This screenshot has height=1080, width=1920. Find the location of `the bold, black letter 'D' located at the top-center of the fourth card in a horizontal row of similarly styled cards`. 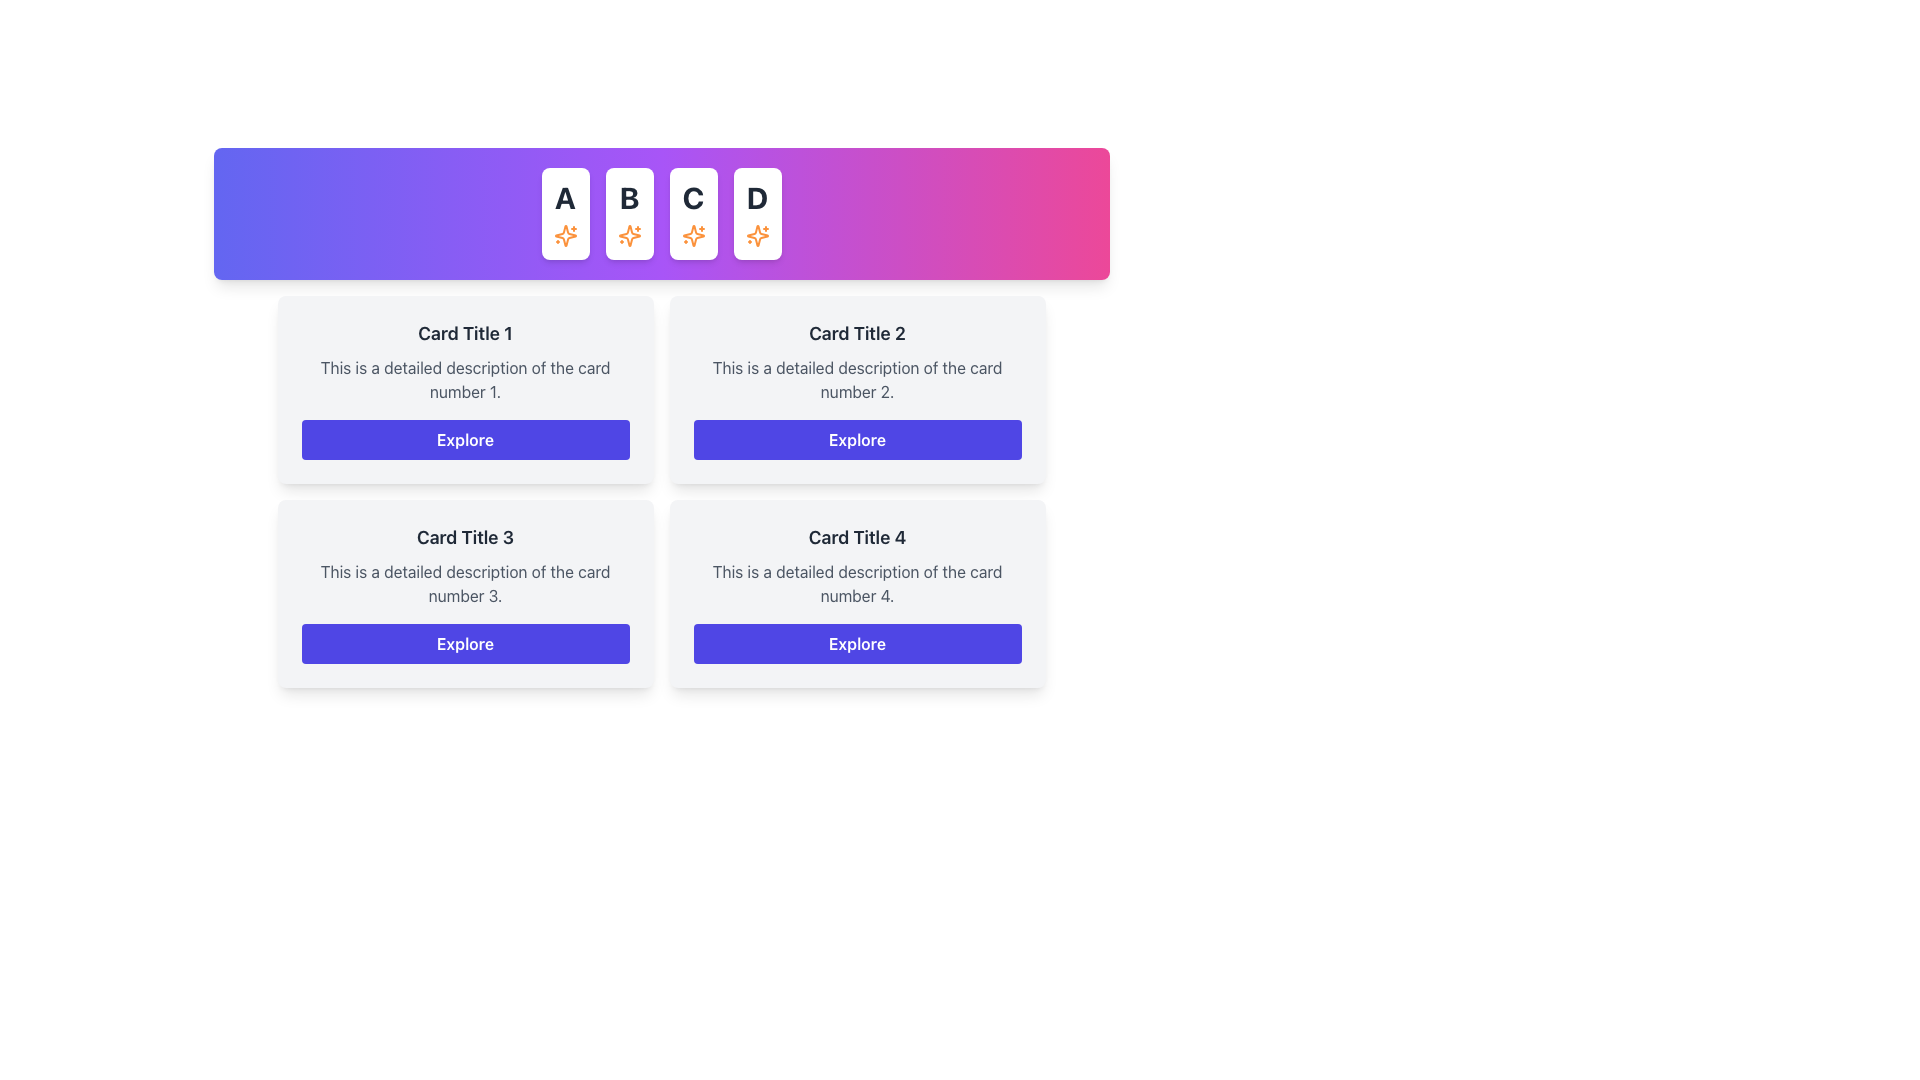

the bold, black letter 'D' located at the top-center of the fourth card in a horizontal row of similarly styled cards is located at coordinates (756, 197).